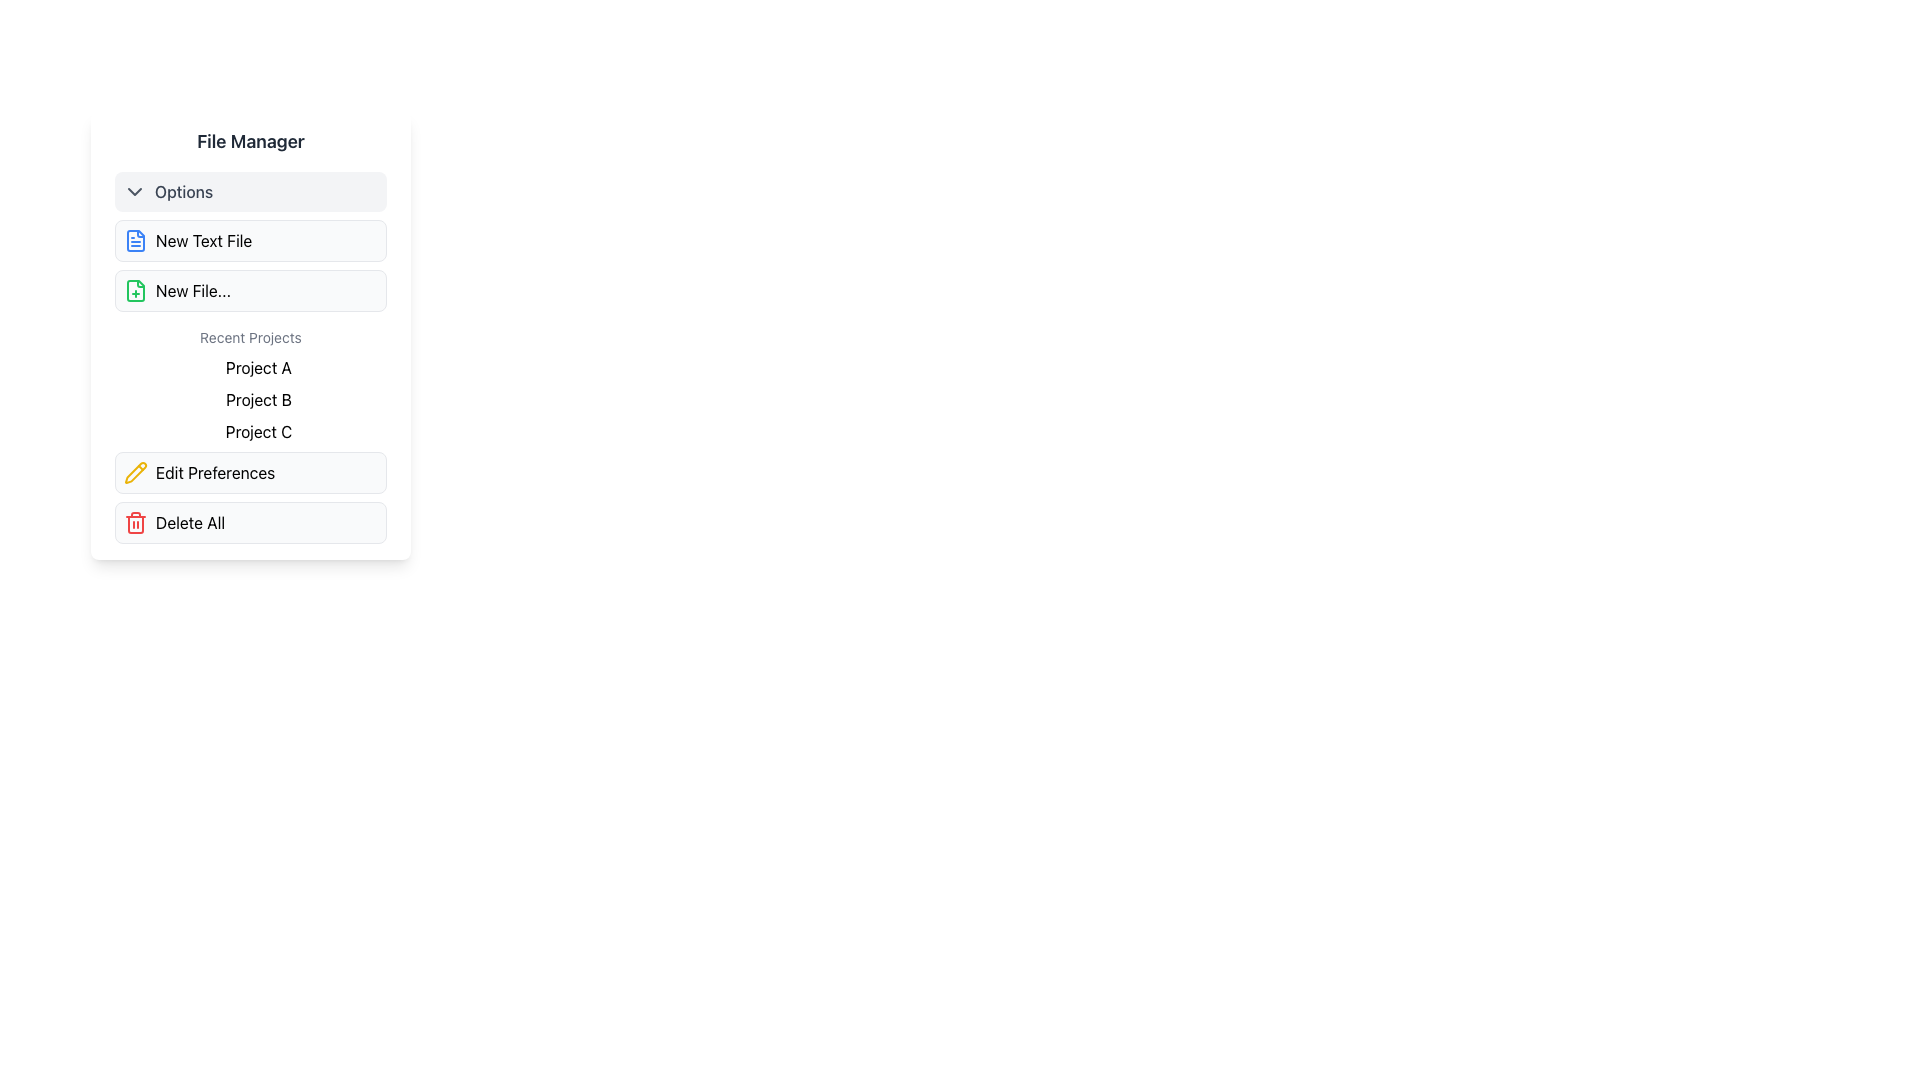 Image resolution: width=1920 pixels, height=1080 pixels. Describe the element at coordinates (249, 431) in the screenshot. I see `the static text element labeled 'Project C', which is the third item in the 'Recent Projects' list located in the sidebar` at that location.